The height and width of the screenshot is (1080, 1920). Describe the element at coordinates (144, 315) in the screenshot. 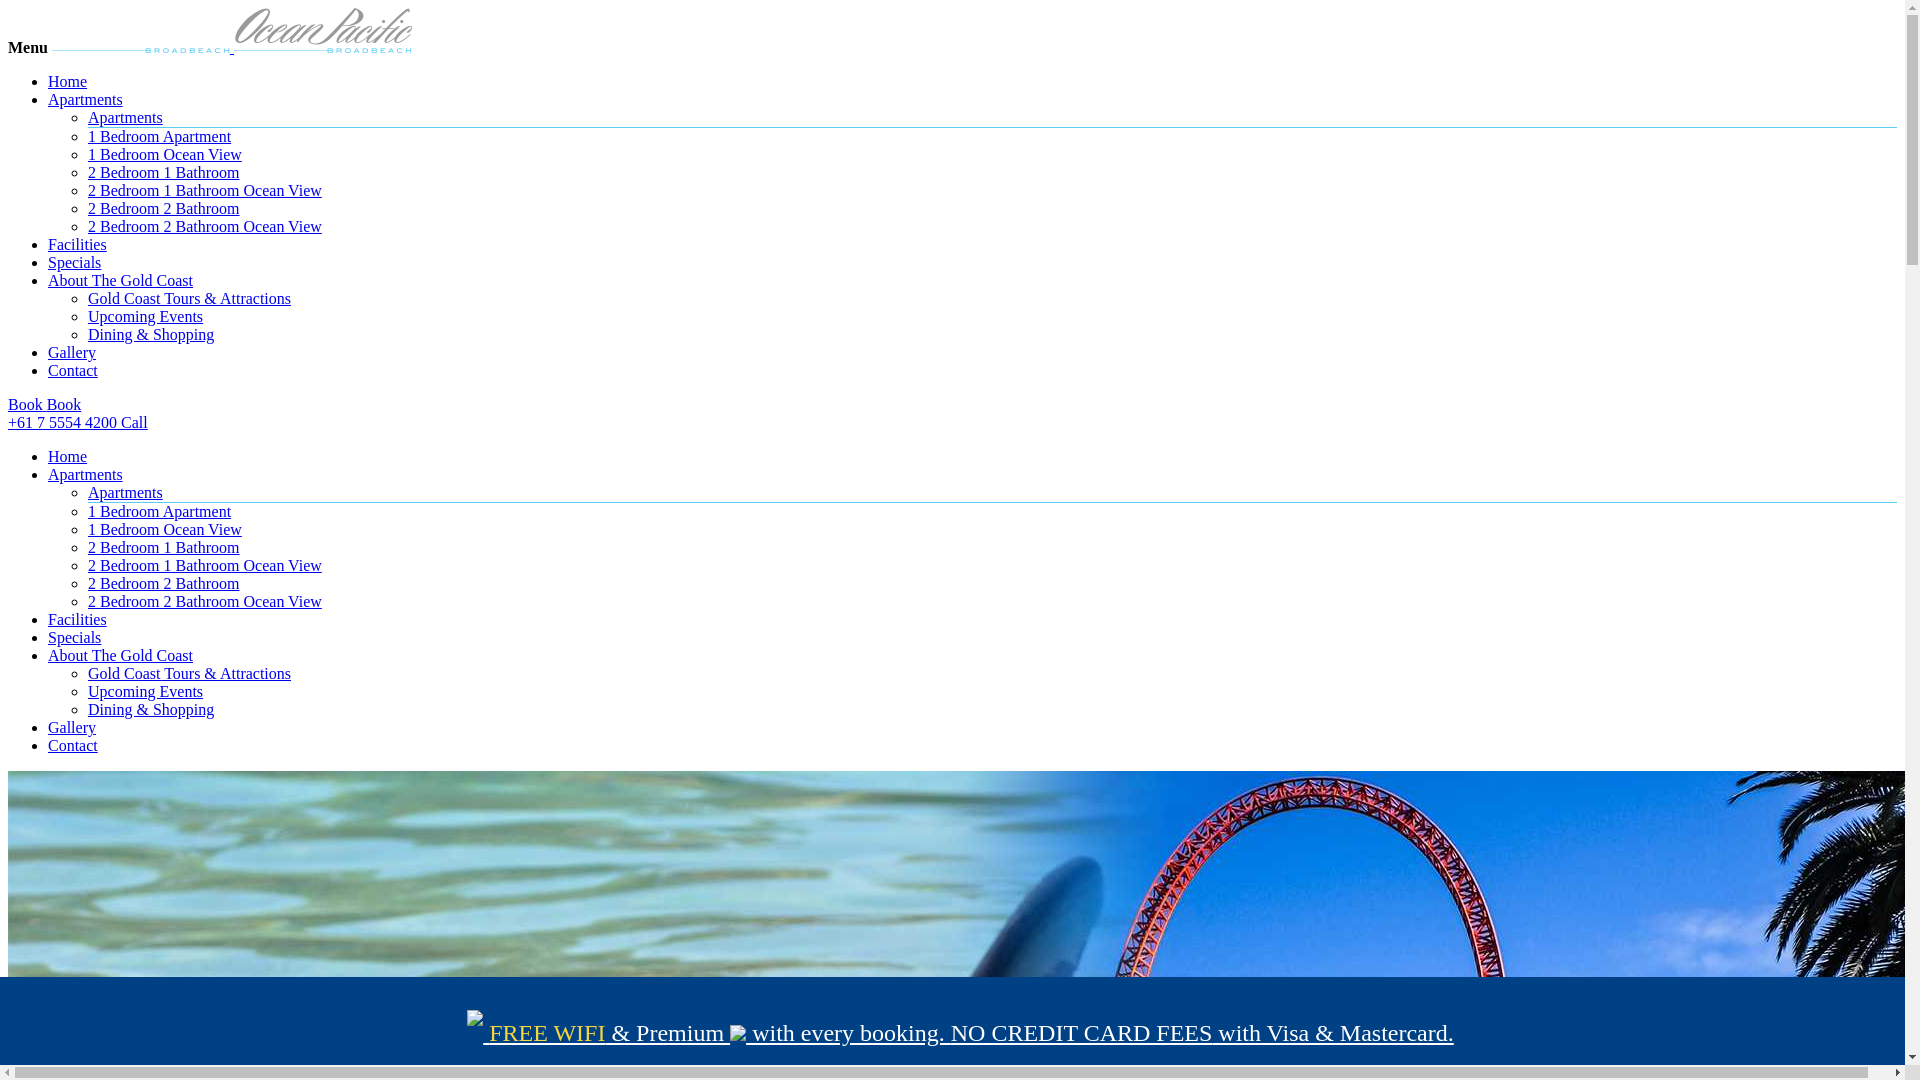

I see `'Upcoming Events'` at that location.